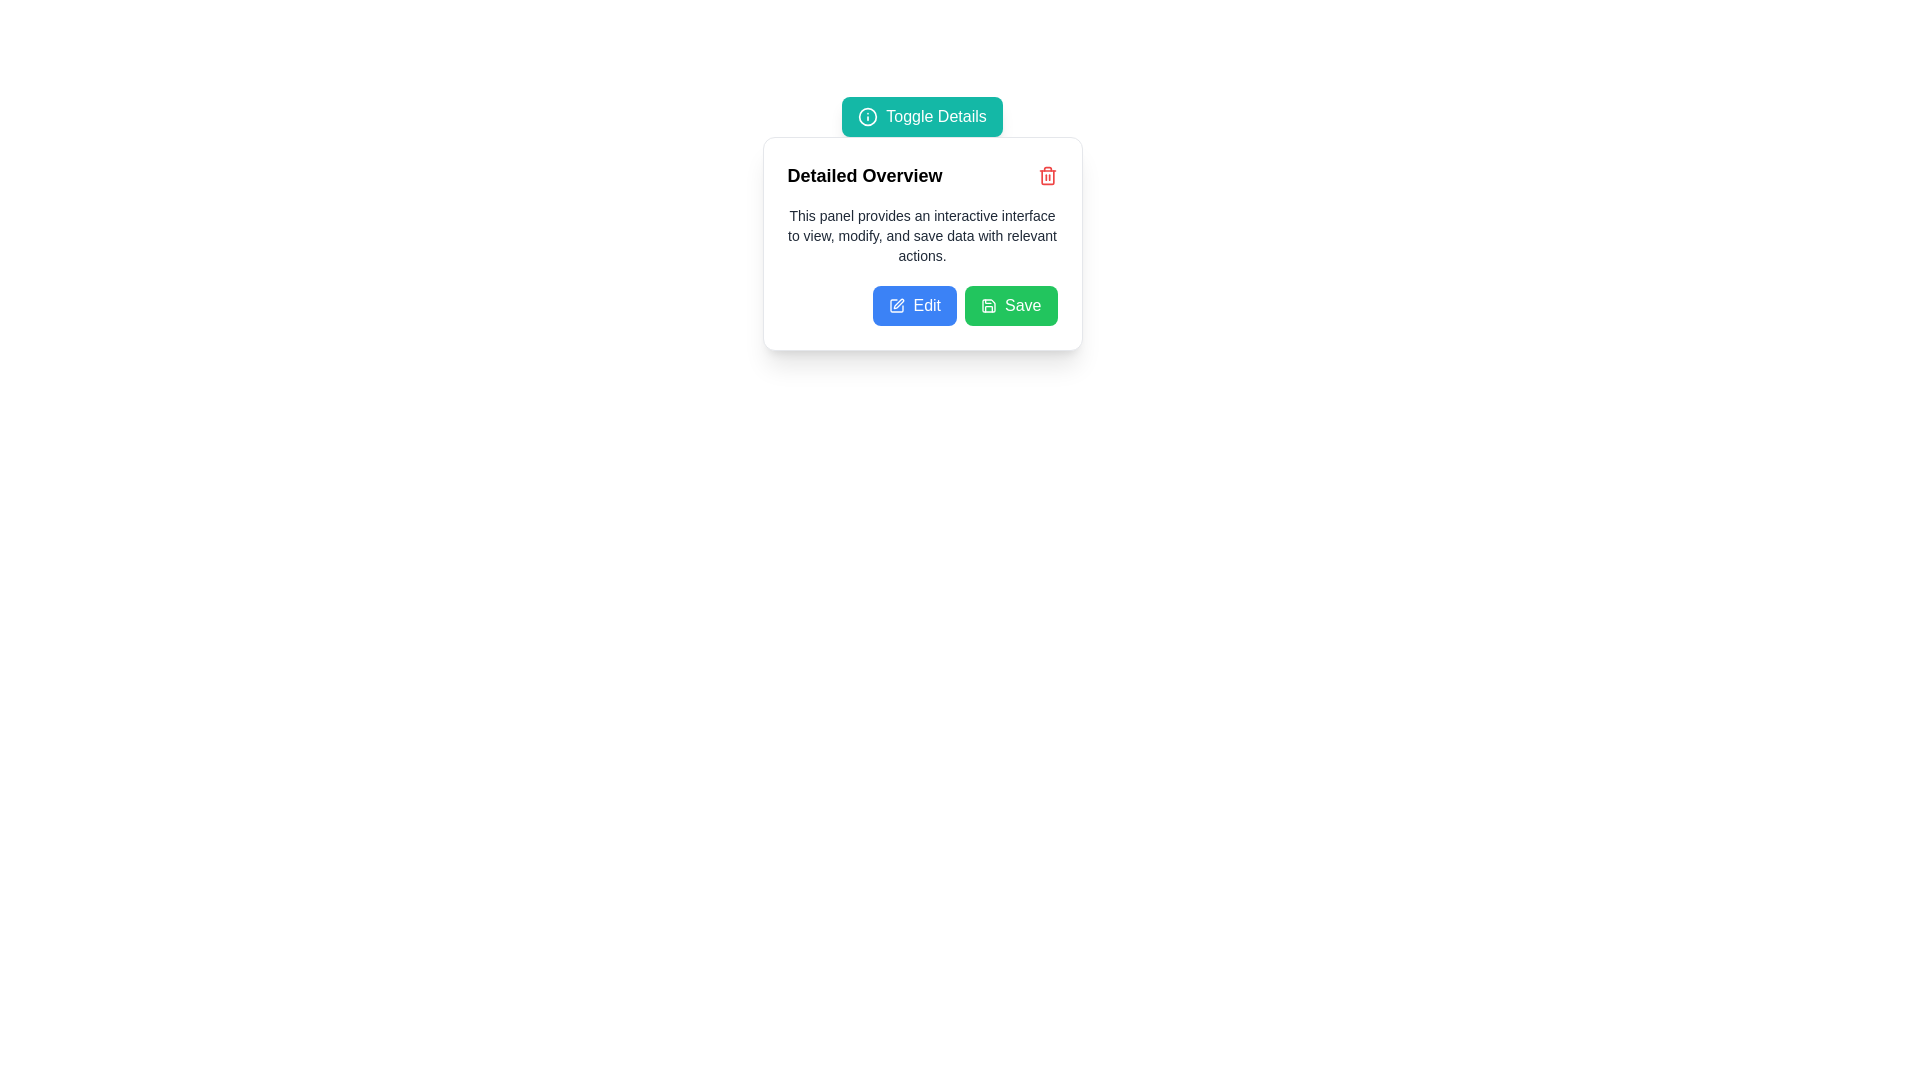 Image resolution: width=1920 pixels, height=1080 pixels. I want to click on the red trash can icon button in the top-right corner of the 'Detailed Overview' panel, so click(1046, 175).